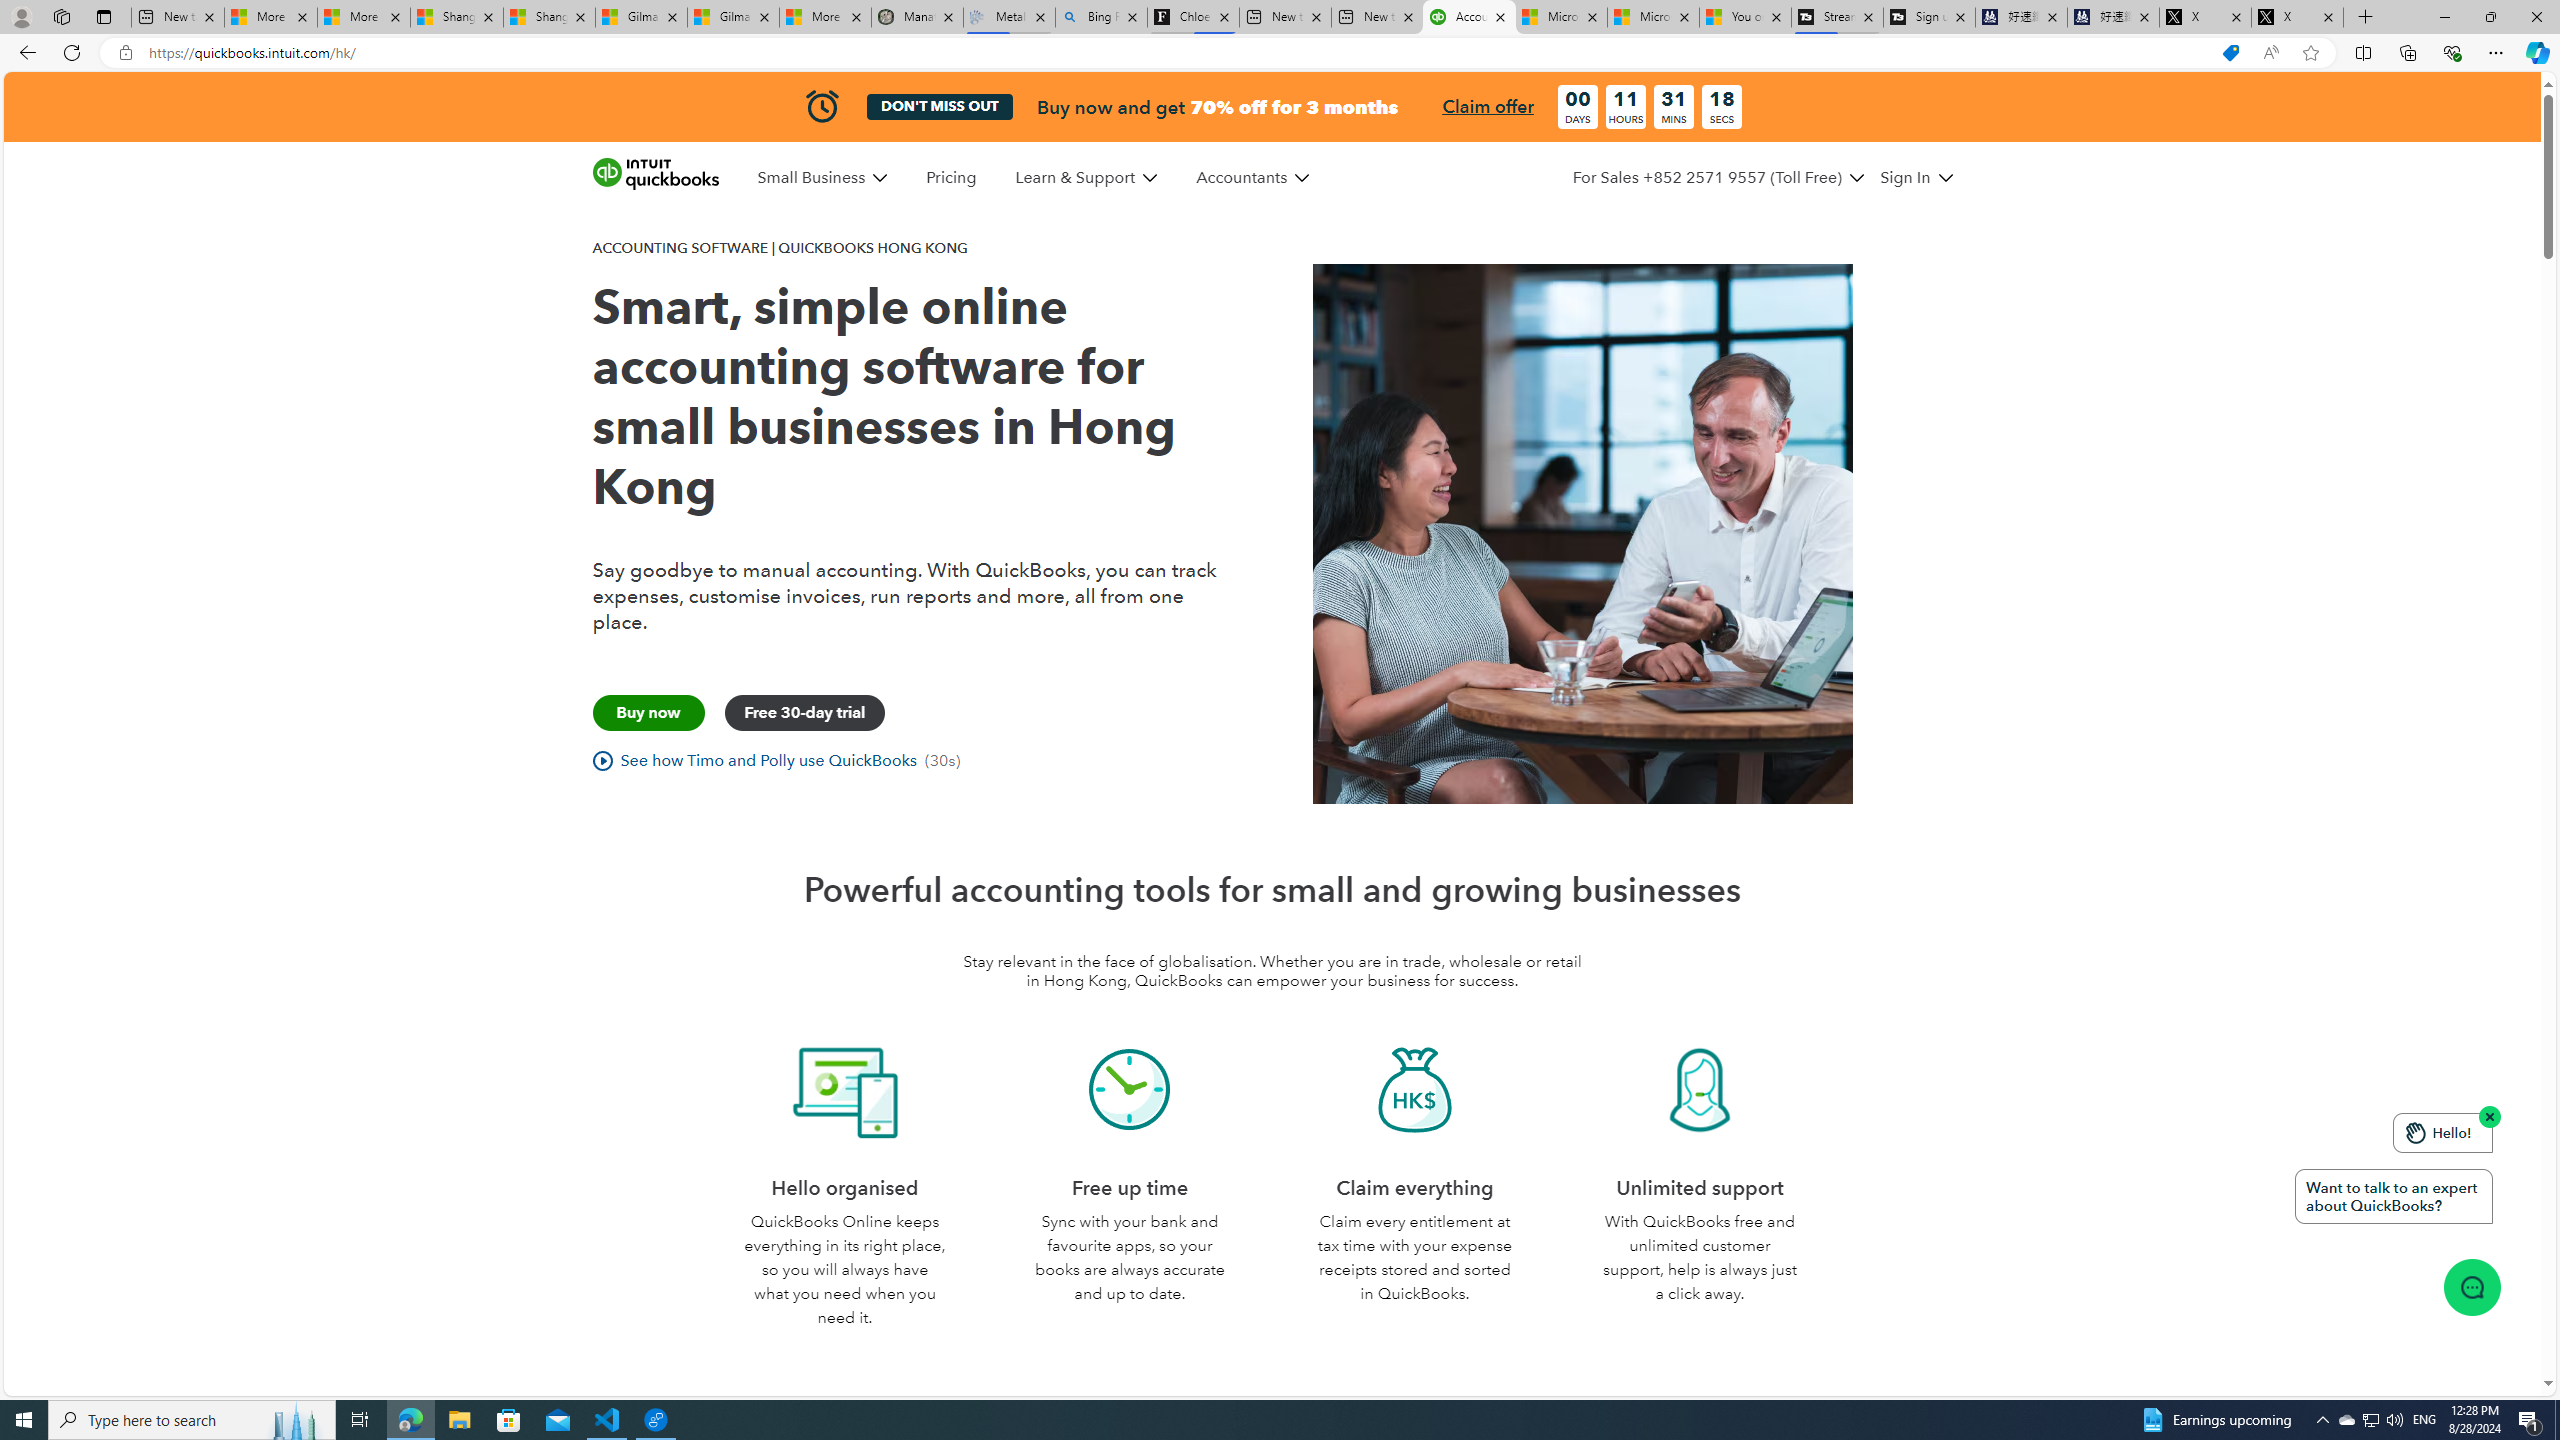 The height and width of the screenshot is (1440, 2560). What do you see at coordinates (2311, 53) in the screenshot?
I see `'Add this page to favorites (Ctrl+D)'` at bounding box center [2311, 53].